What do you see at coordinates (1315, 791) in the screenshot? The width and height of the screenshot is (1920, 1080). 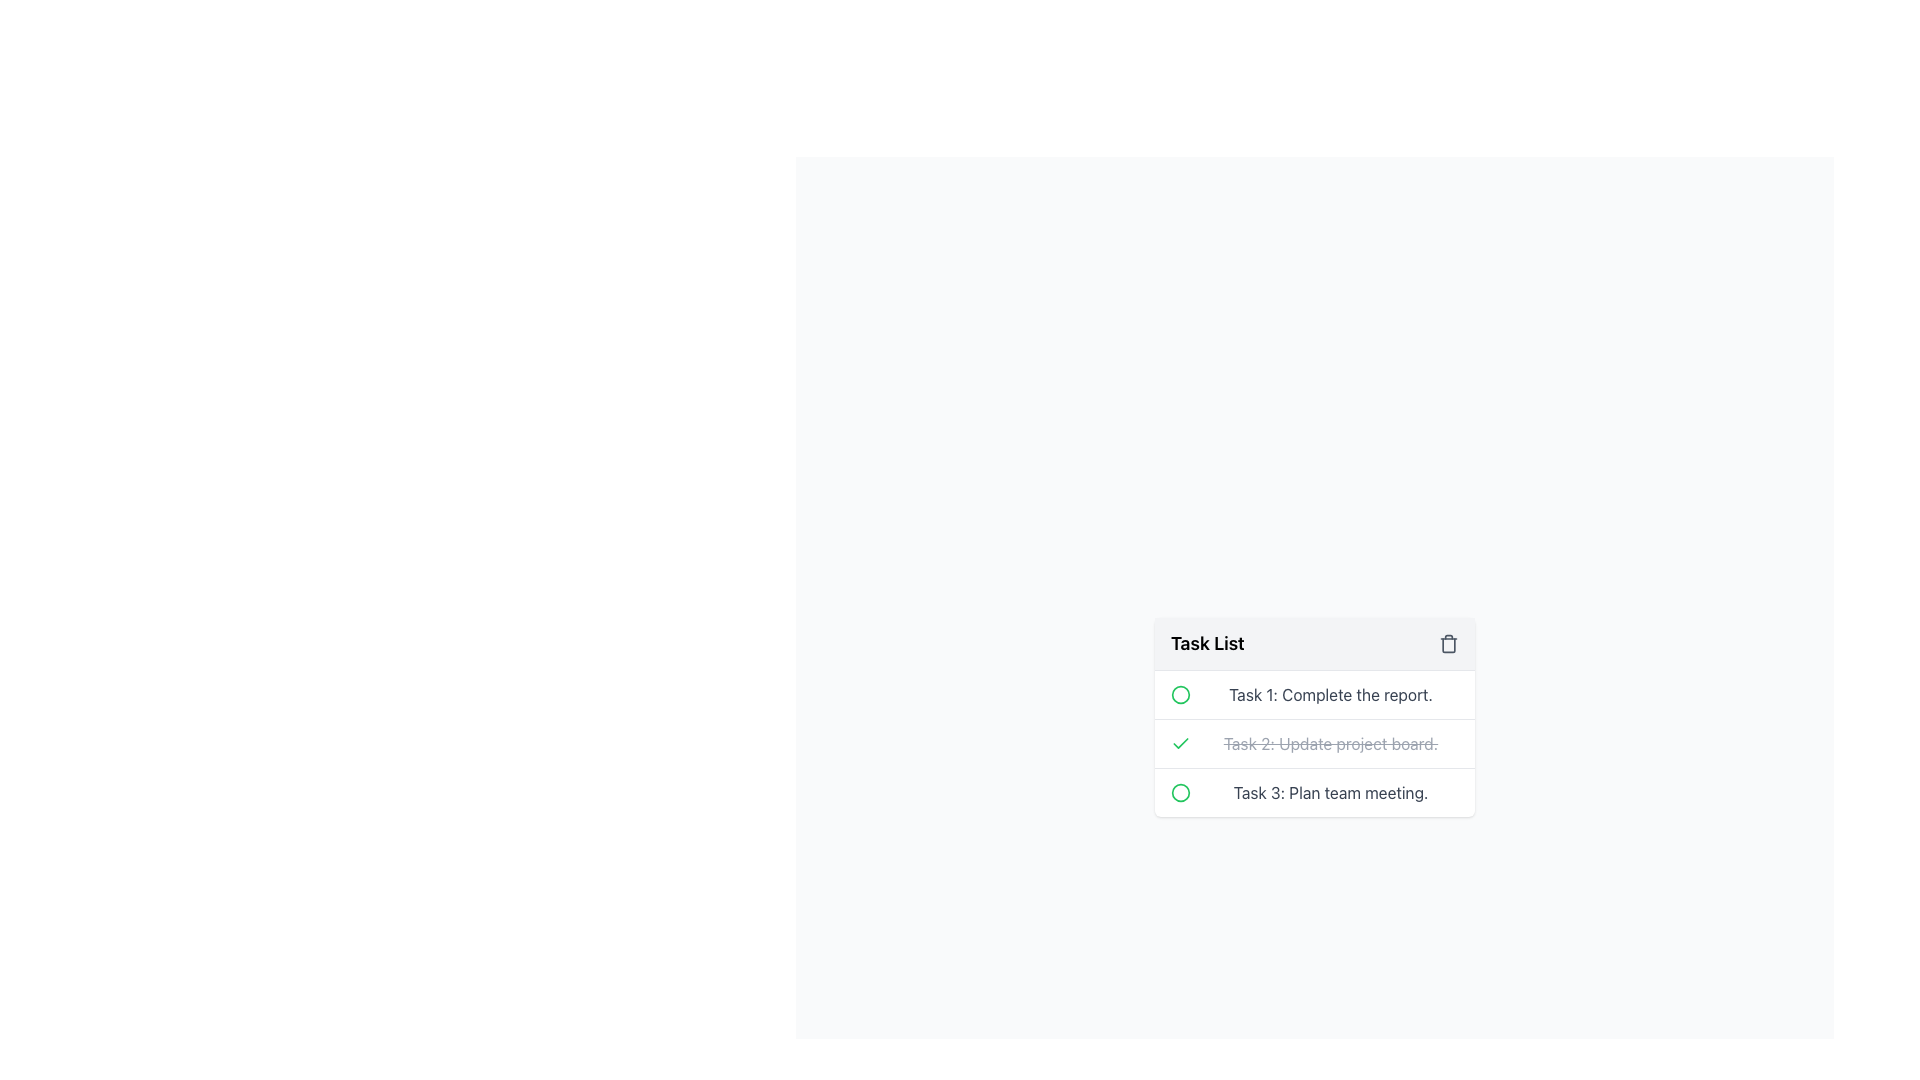 I see `the green circular icon on the left of the task entry 'Task 3: Plan team meeting.' to mark the task as complete` at bounding box center [1315, 791].